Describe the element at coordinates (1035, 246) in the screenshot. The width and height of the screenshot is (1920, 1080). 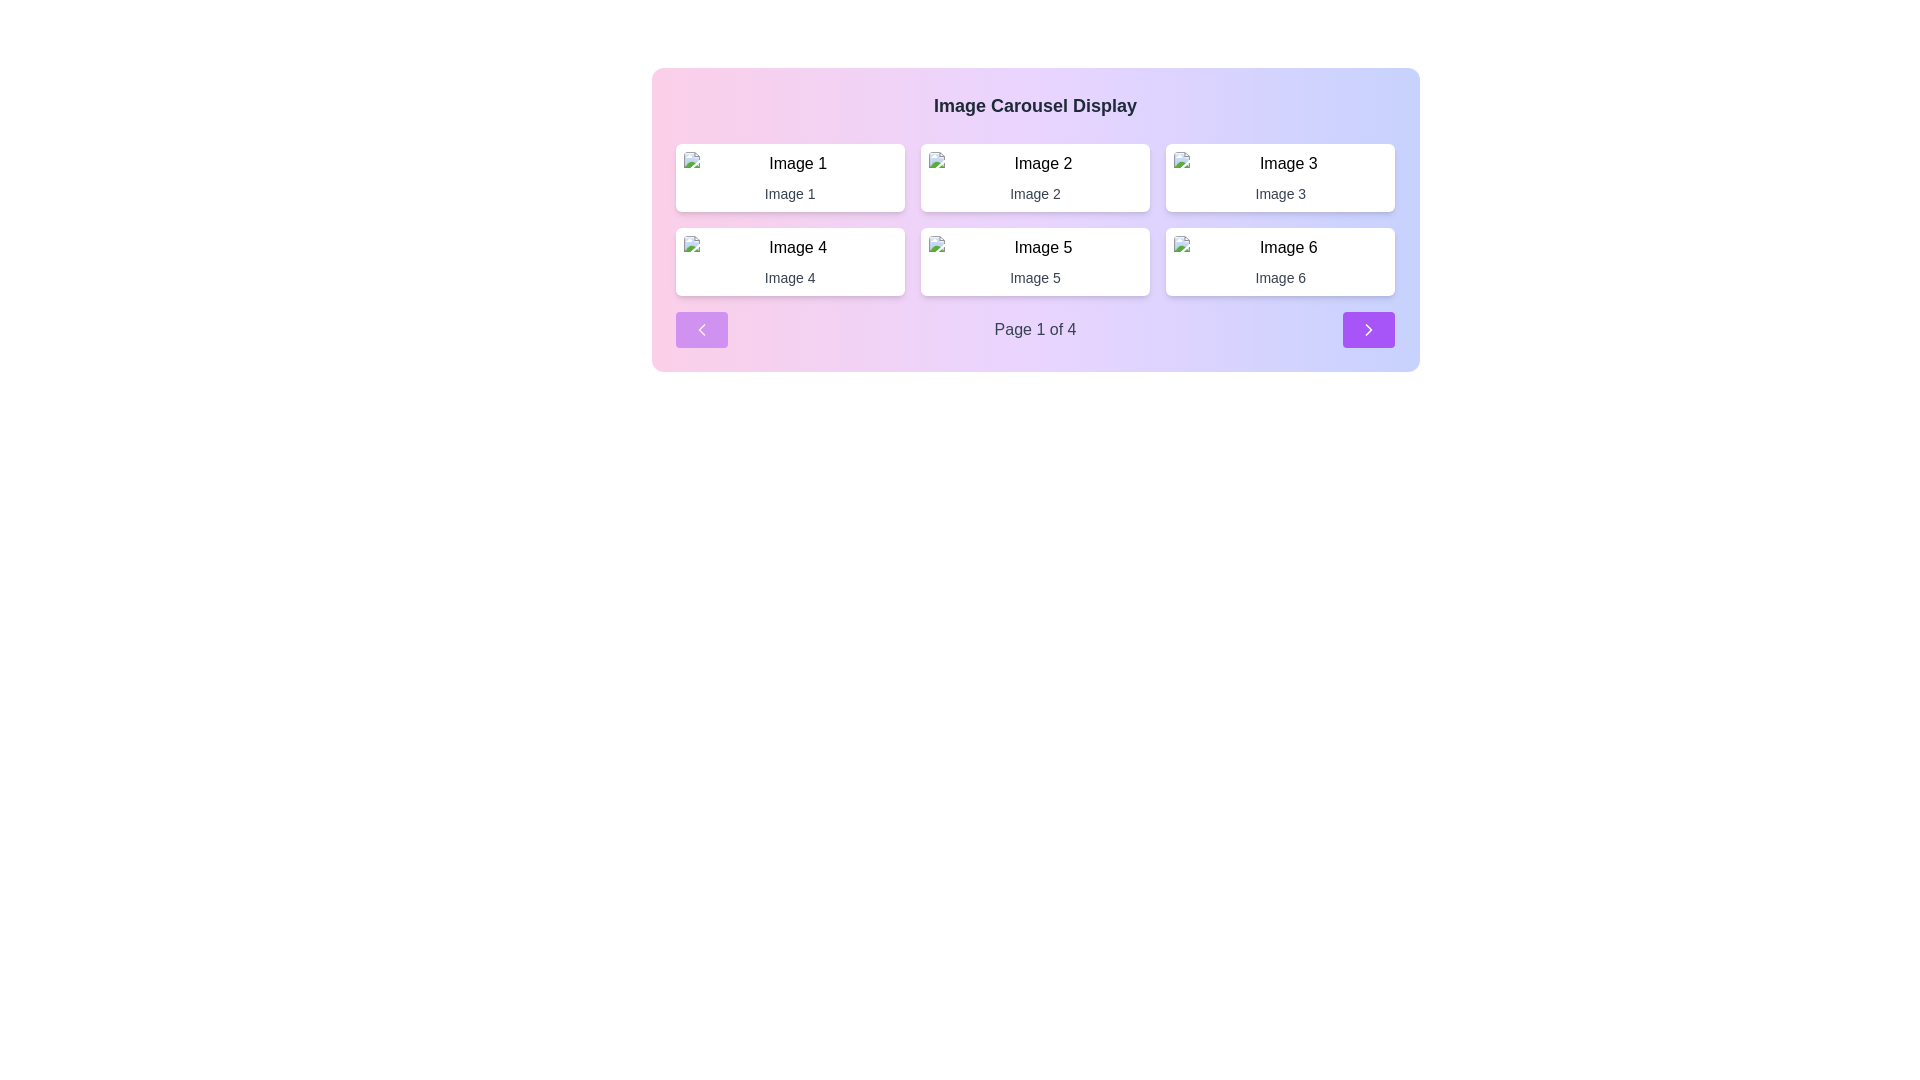
I see `the placeholder image associated with the label 'Image 5'` at that location.